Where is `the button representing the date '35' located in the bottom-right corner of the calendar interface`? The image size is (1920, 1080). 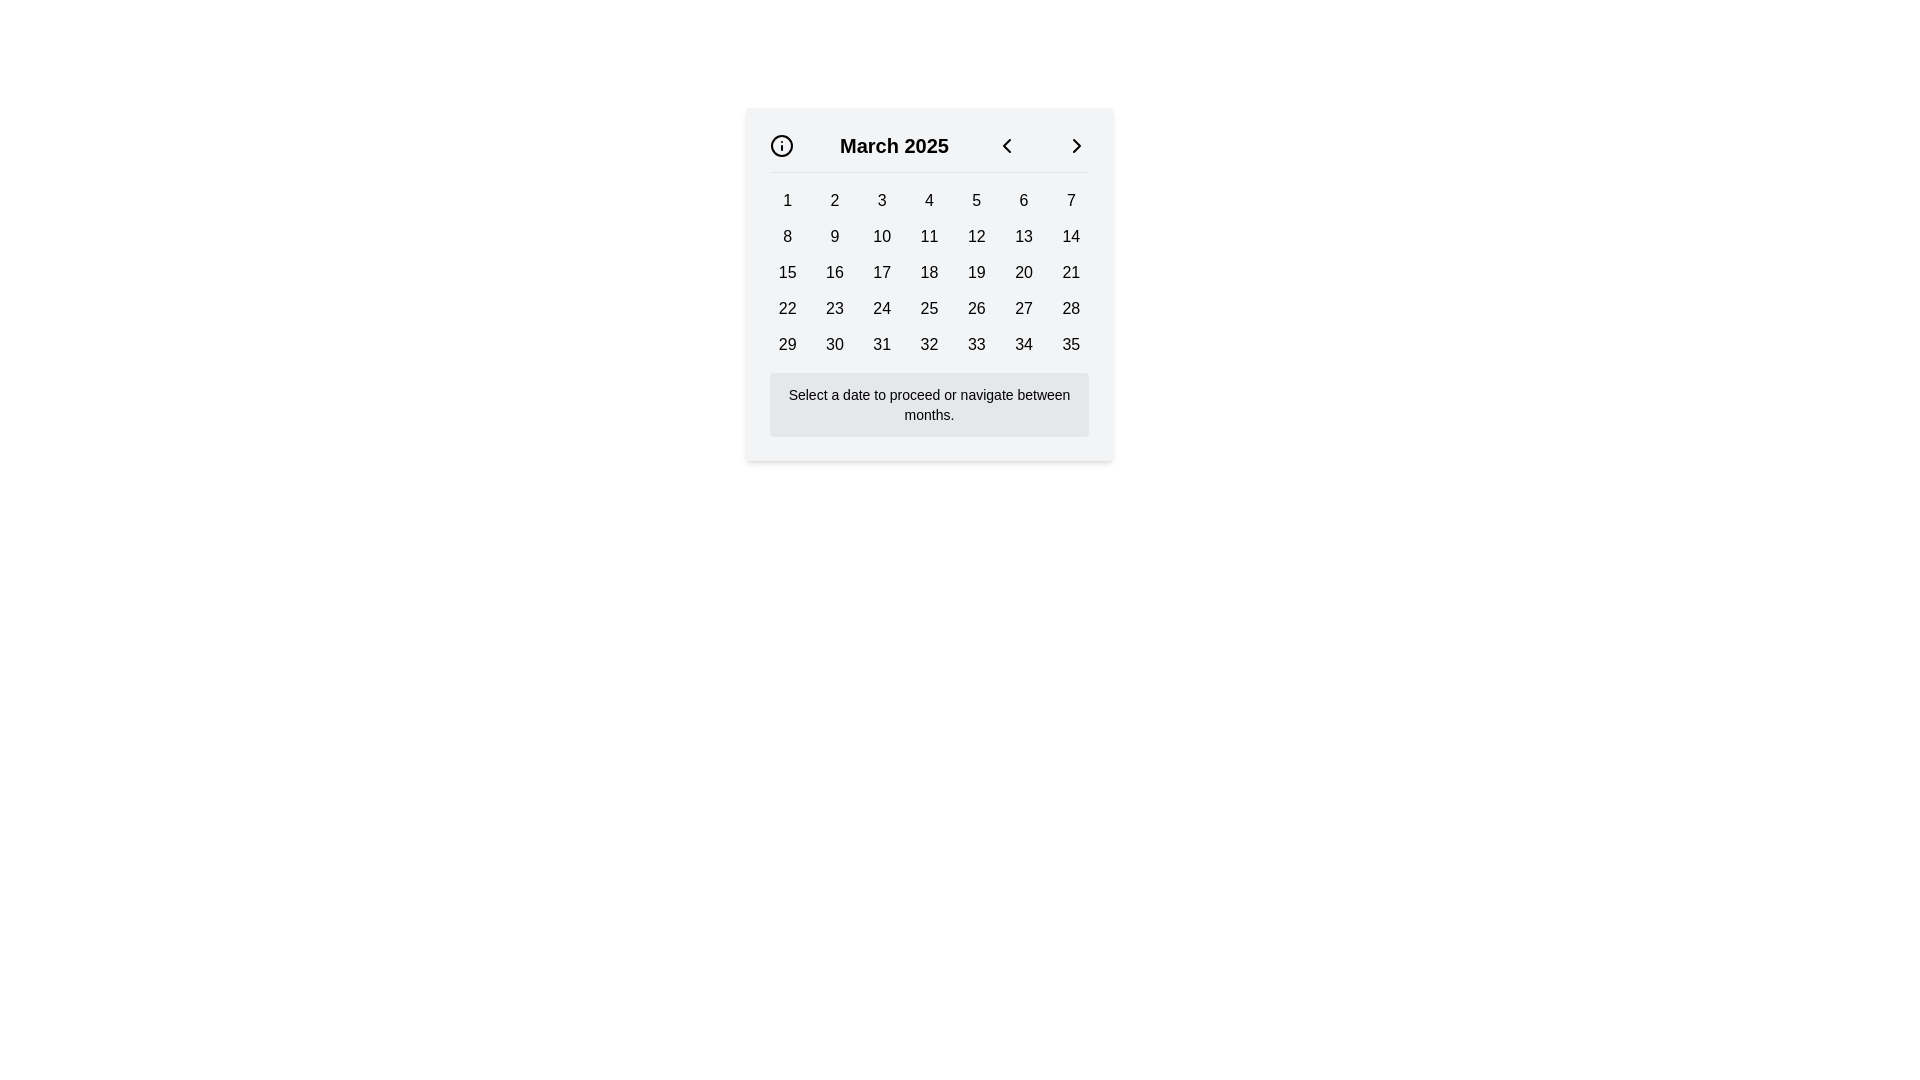 the button representing the date '35' located in the bottom-right corner of the calendar interface is located at coordinates (1070, 343).